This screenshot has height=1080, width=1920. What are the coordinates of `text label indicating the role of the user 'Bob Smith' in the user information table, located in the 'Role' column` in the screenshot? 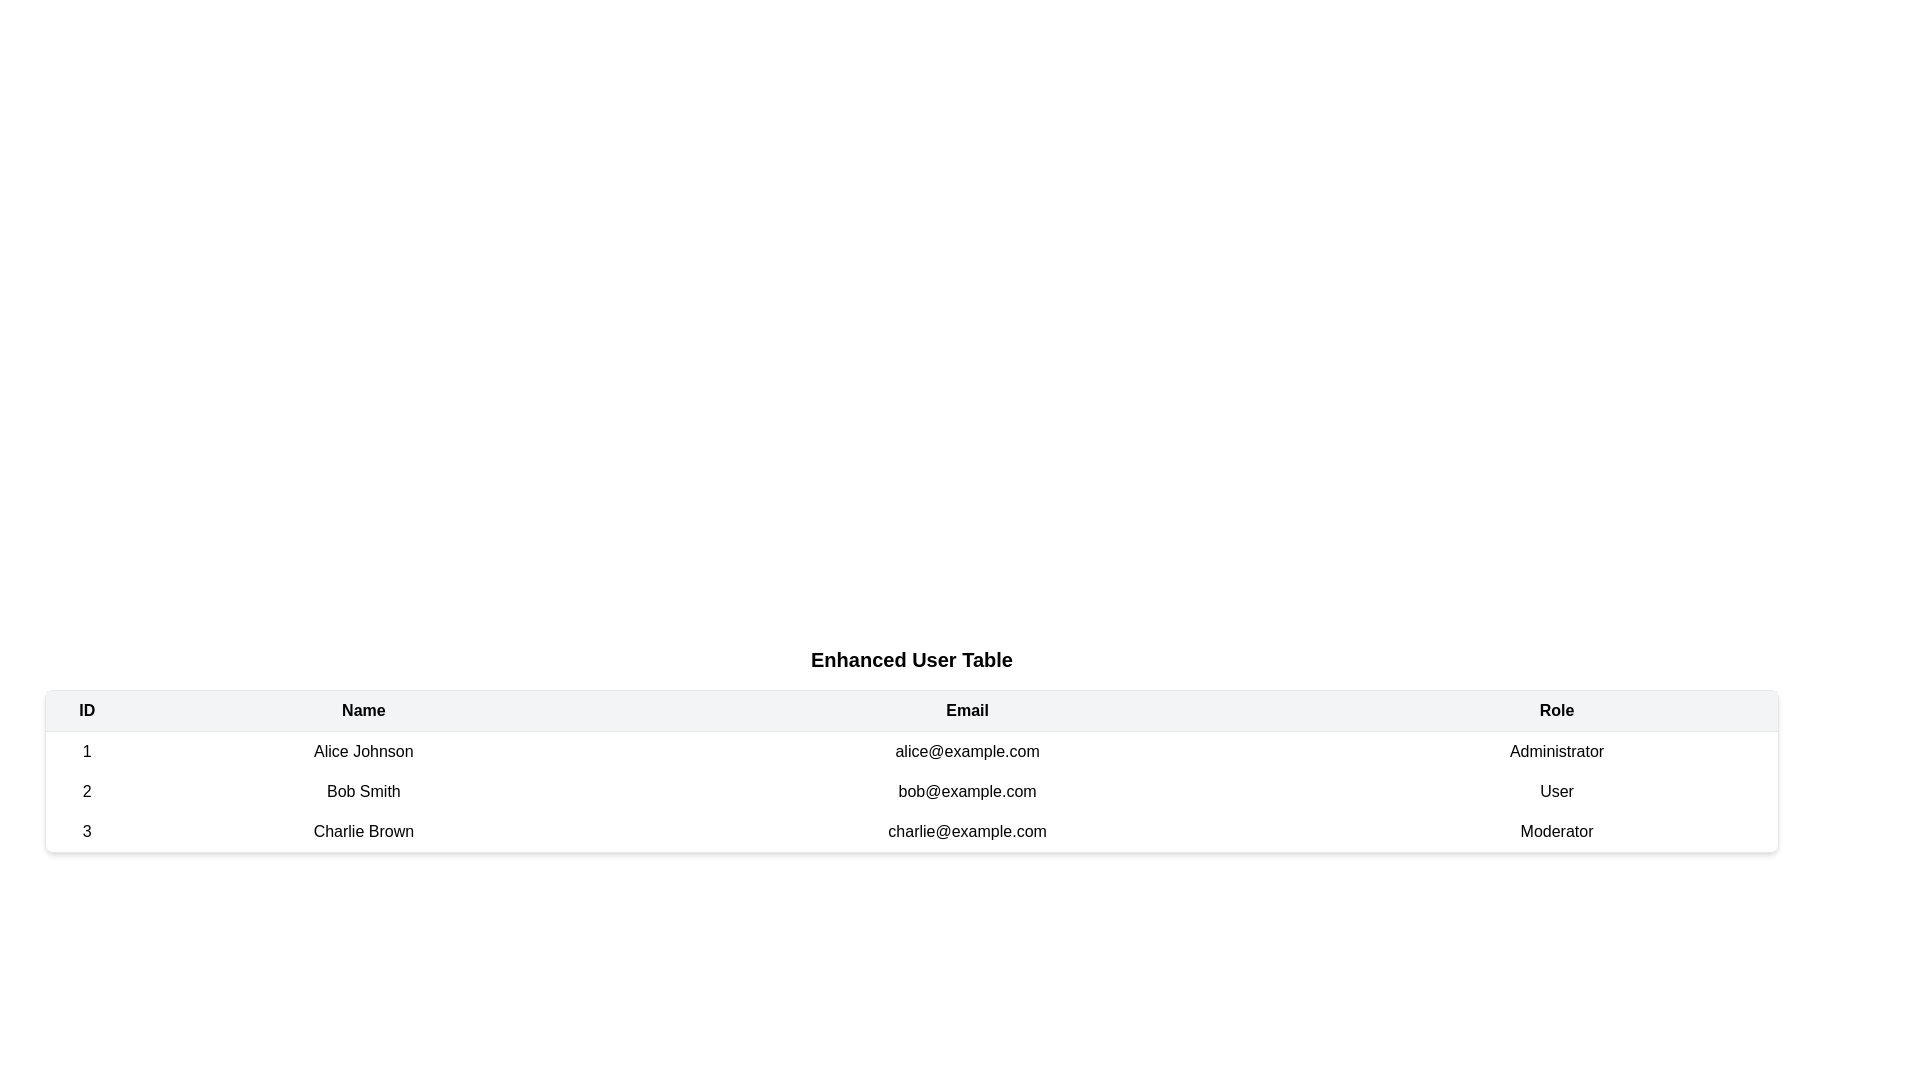 It's located at (1556, 790).